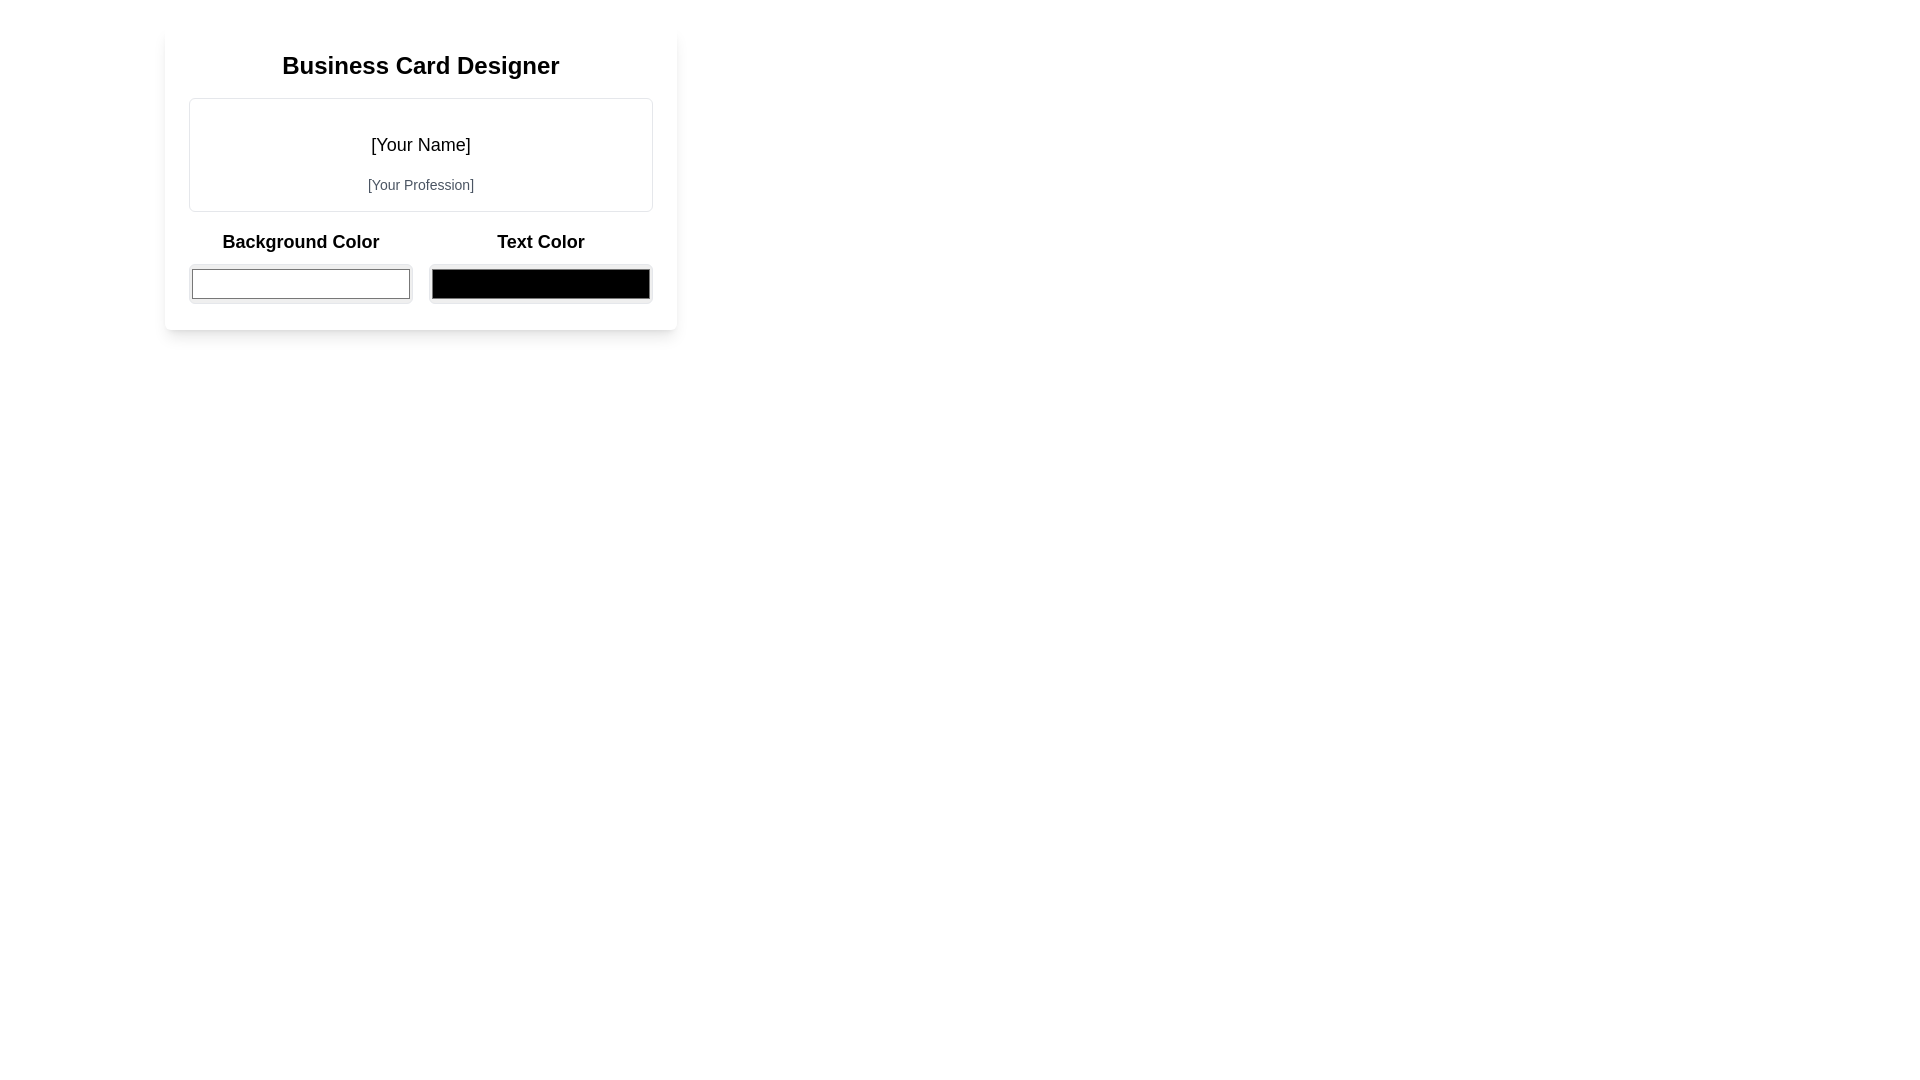 This screenshot has height=1080, width=1920. Describe the element at coordinates (541, 241) in the screenshot. I see `'Text Color' label, which is a bold, larger font element positioned above its associated input field for selecting text colors` at that location.